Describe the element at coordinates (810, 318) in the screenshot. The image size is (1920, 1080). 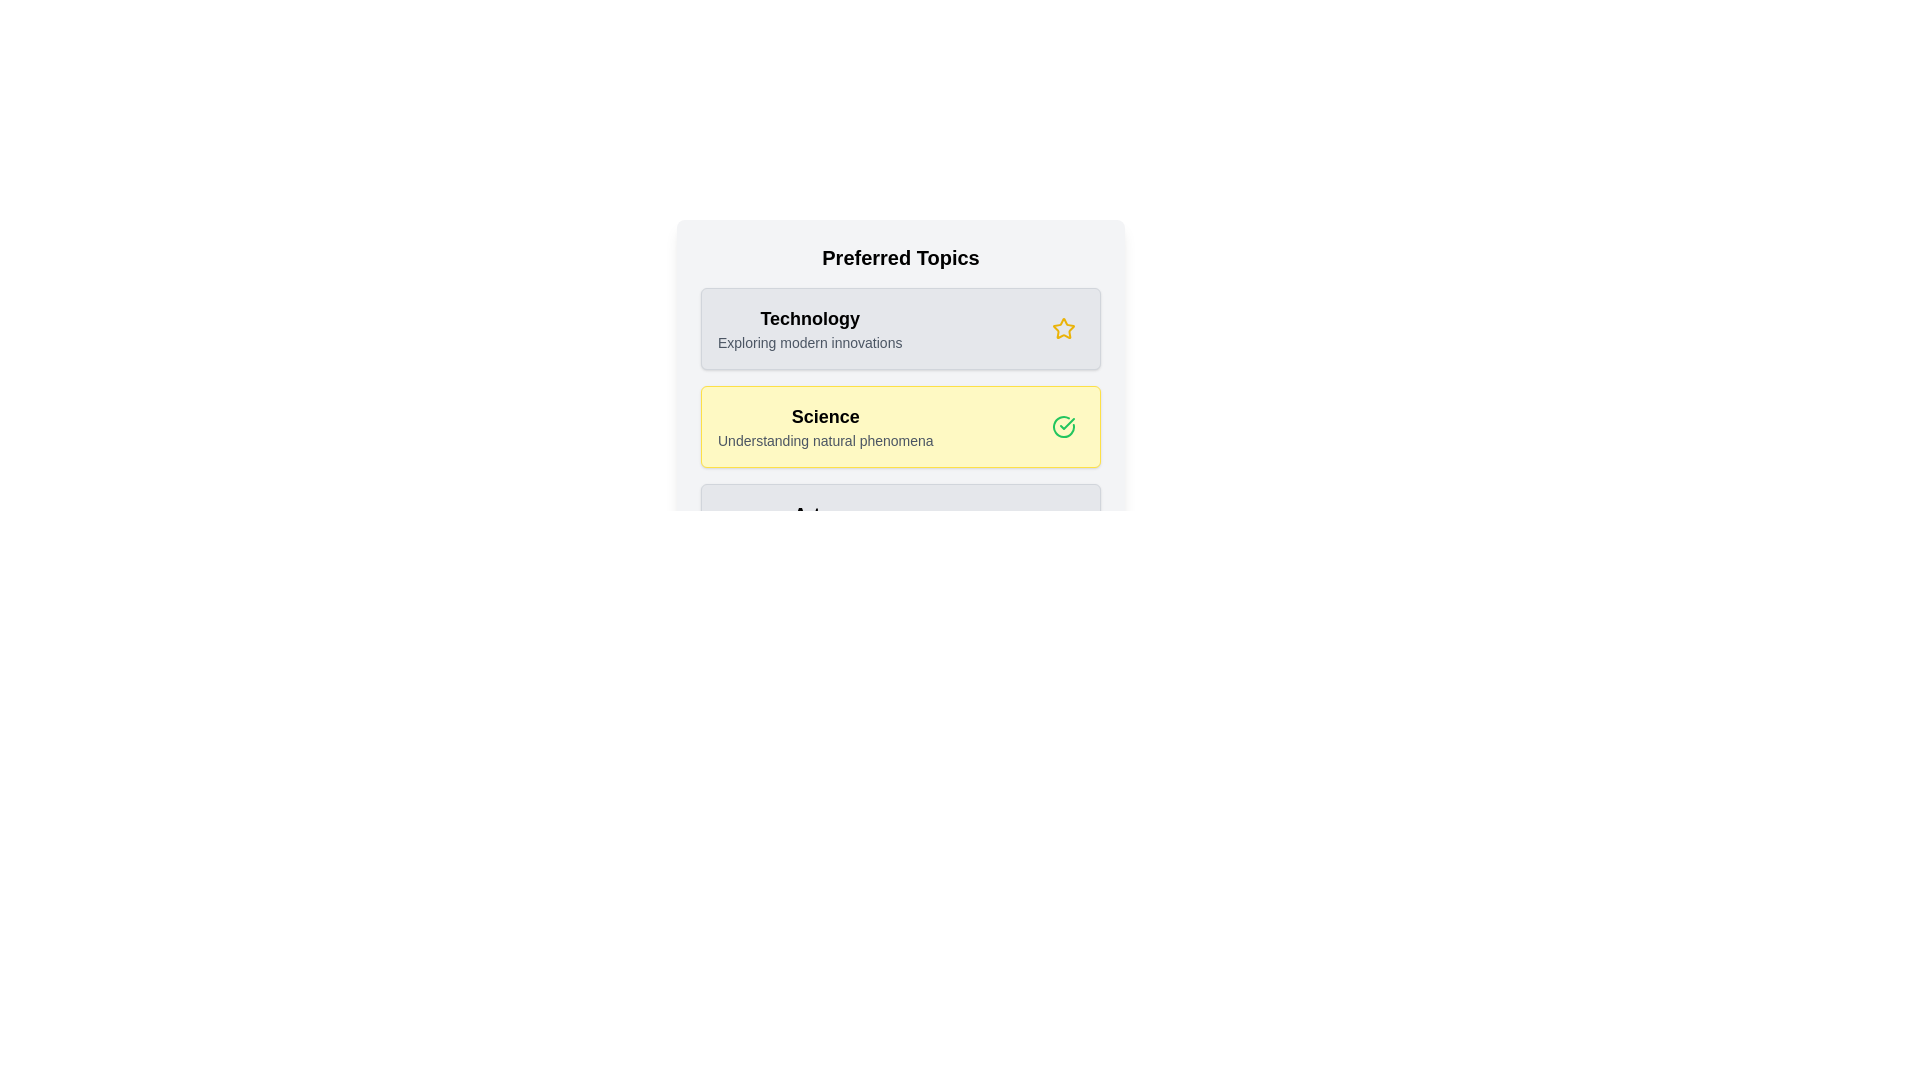
I see `the topic name to highlight or focus on it. Use the parameter Technology to specify the topic to interact with` at that location.